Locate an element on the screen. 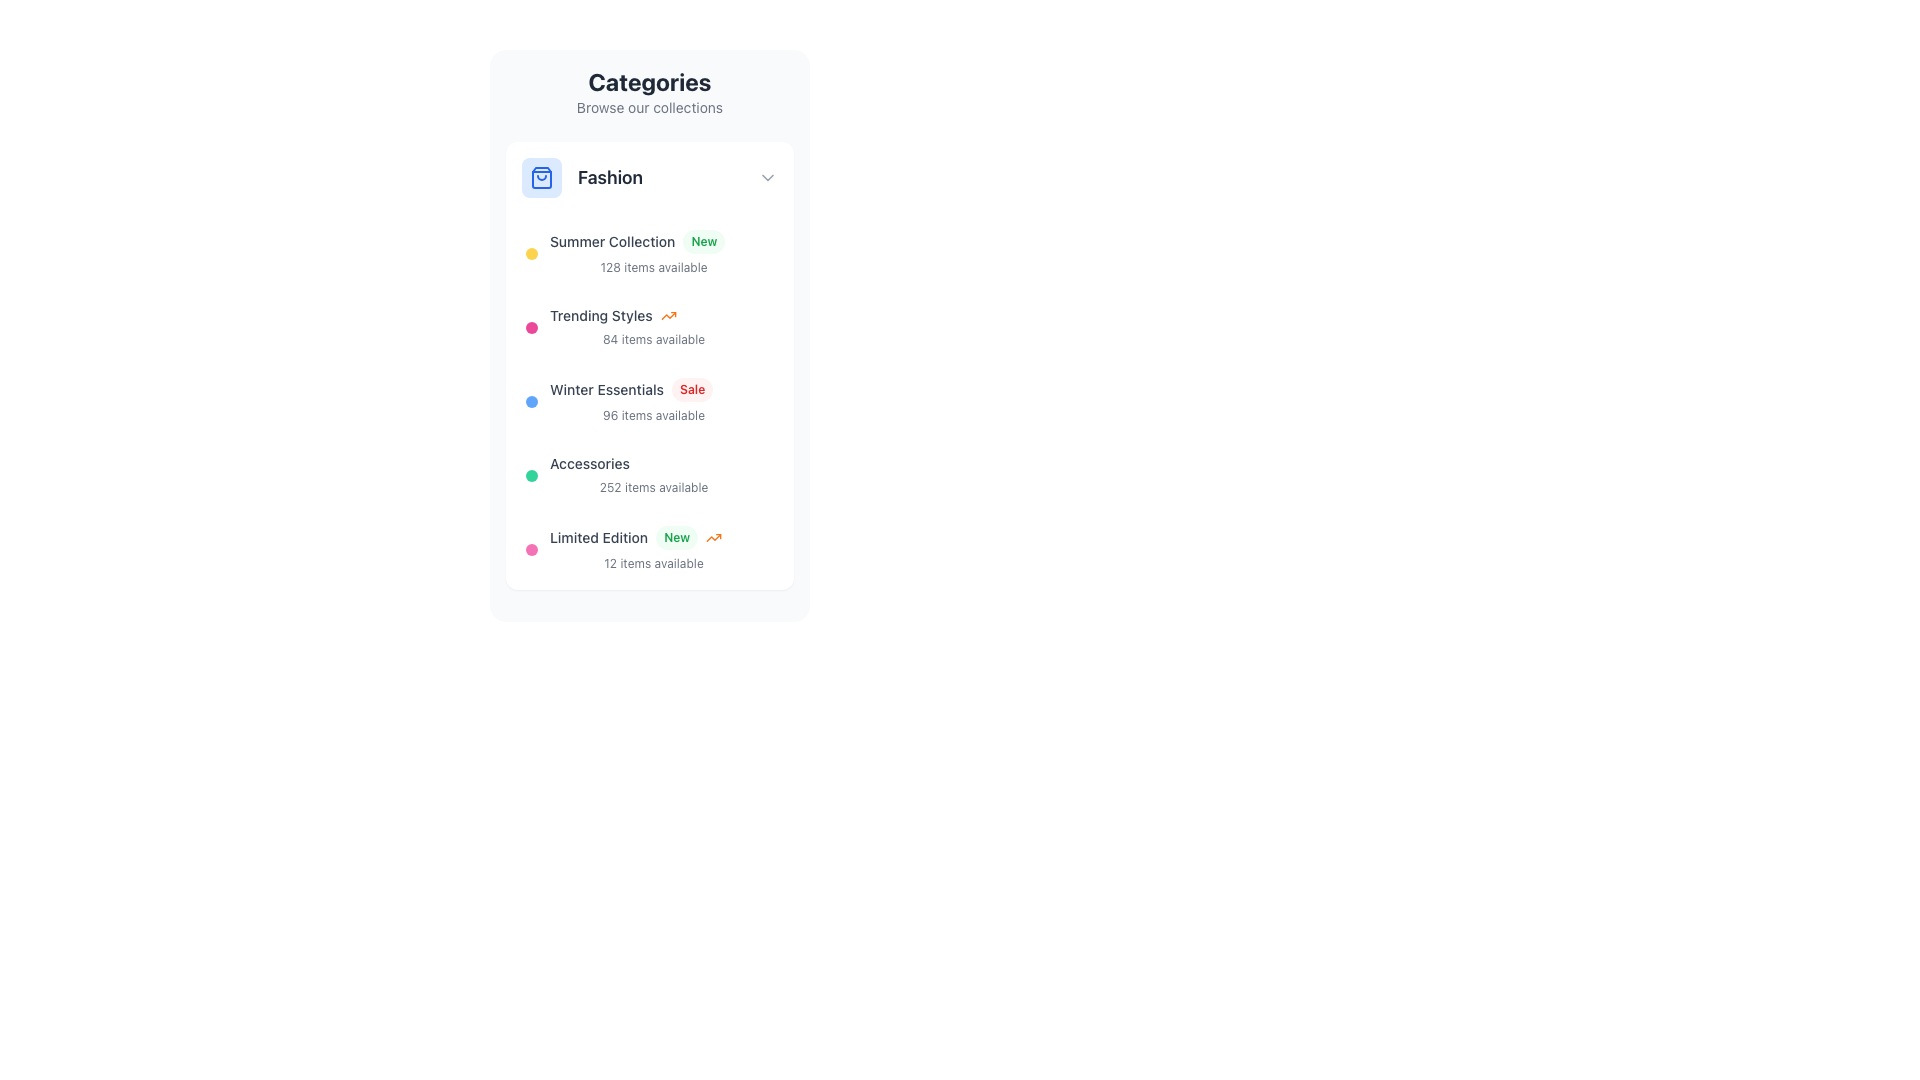  the small circular icon with a pink background located to the left of the 'Trending Styles' text is located at coordinates (532, 326).